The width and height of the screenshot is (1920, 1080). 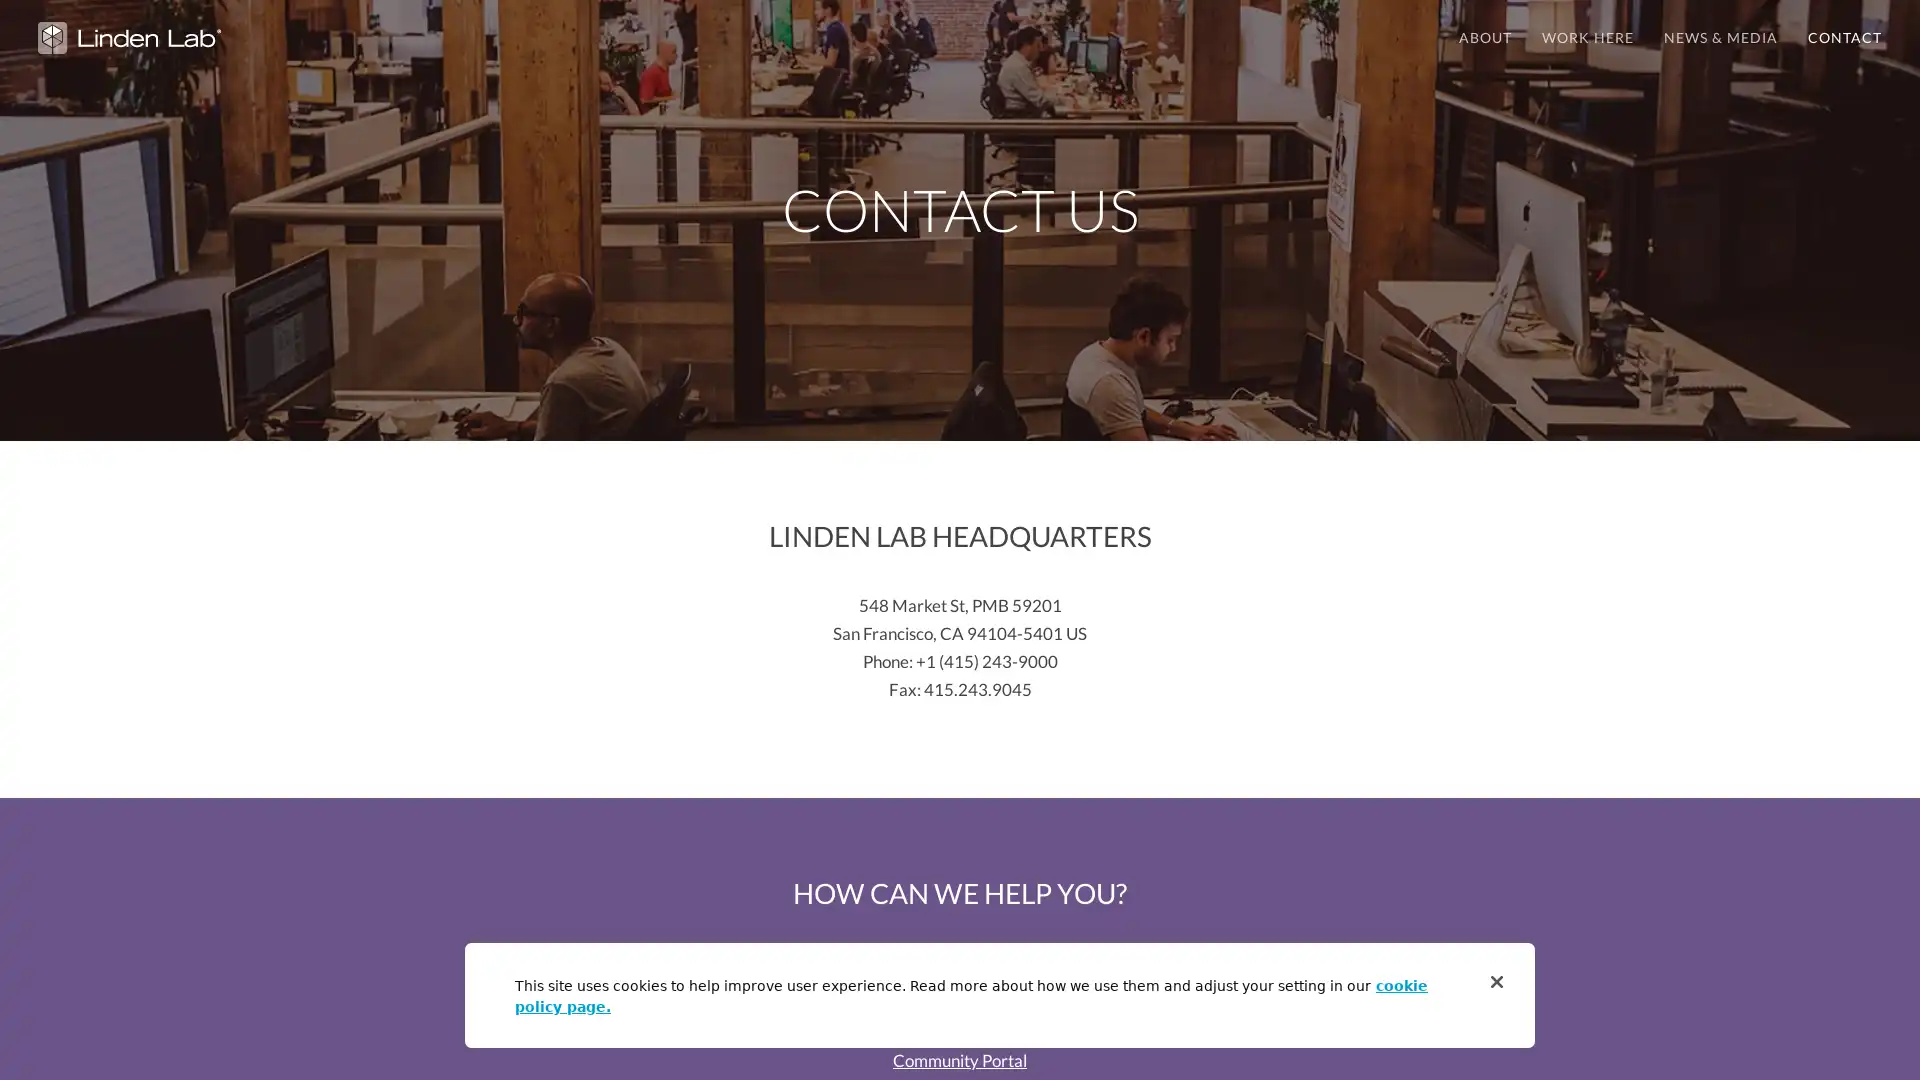 What do you see at coordinates (1497, 981) in the screenshot?
I see `Close` at bounding box center [1497, 981].